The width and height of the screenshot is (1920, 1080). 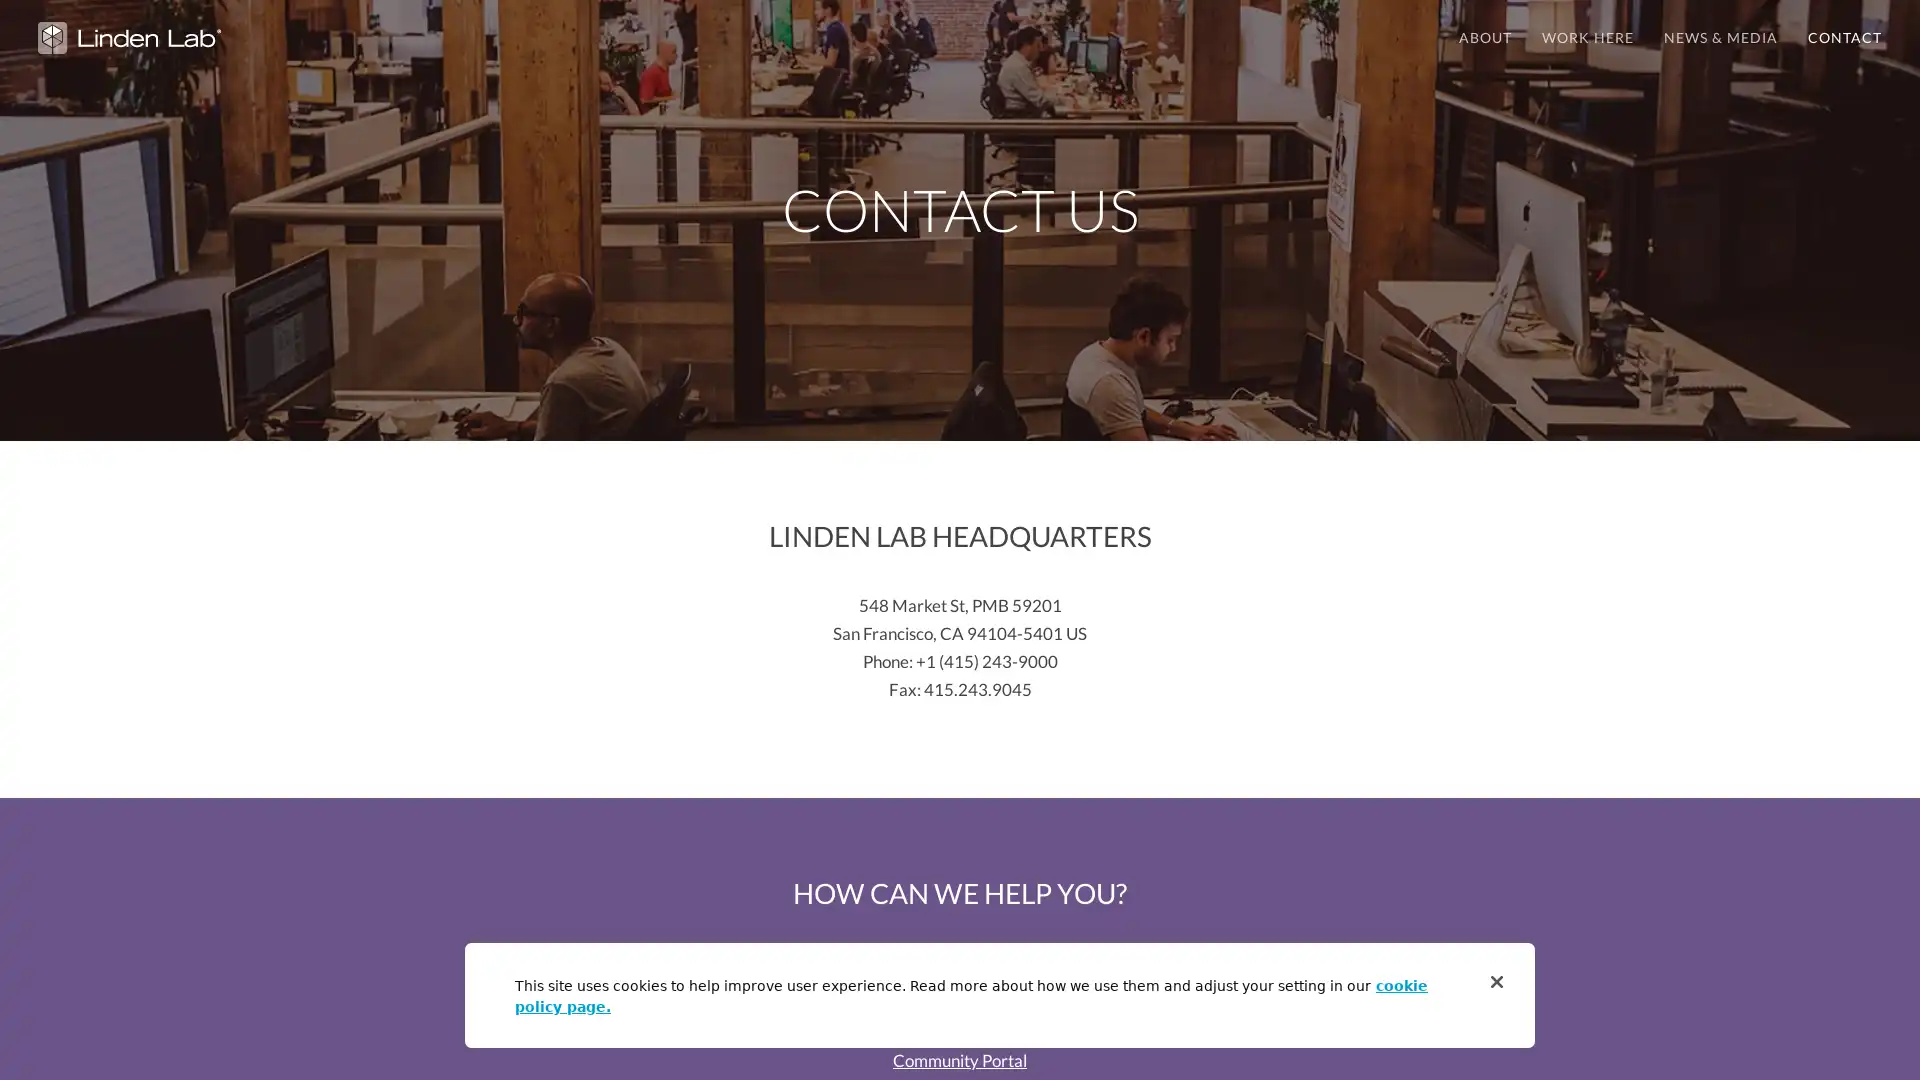 What do you see at coordinates (1497, 981) in the screenshot?
I see `Close` at bounding box center [1497, 981].